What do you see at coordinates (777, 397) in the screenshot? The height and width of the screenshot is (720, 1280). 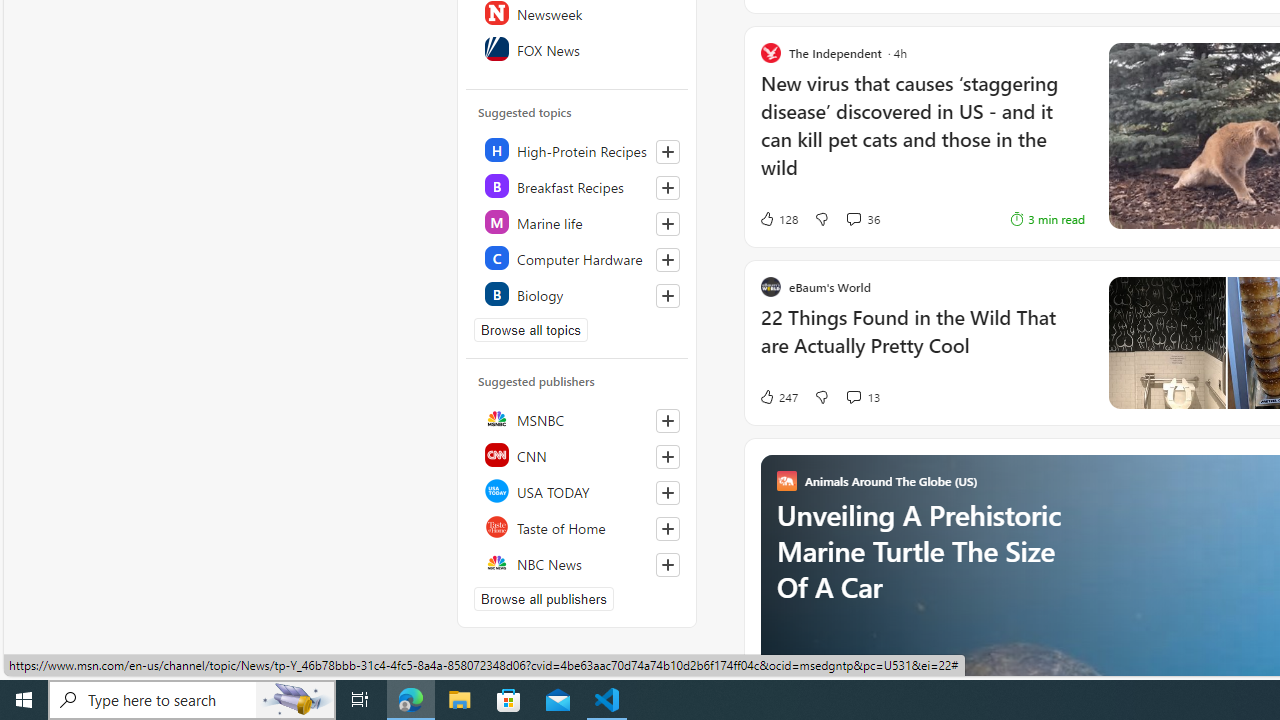 I see `'247 Like'` at bounding box center [777, 397].